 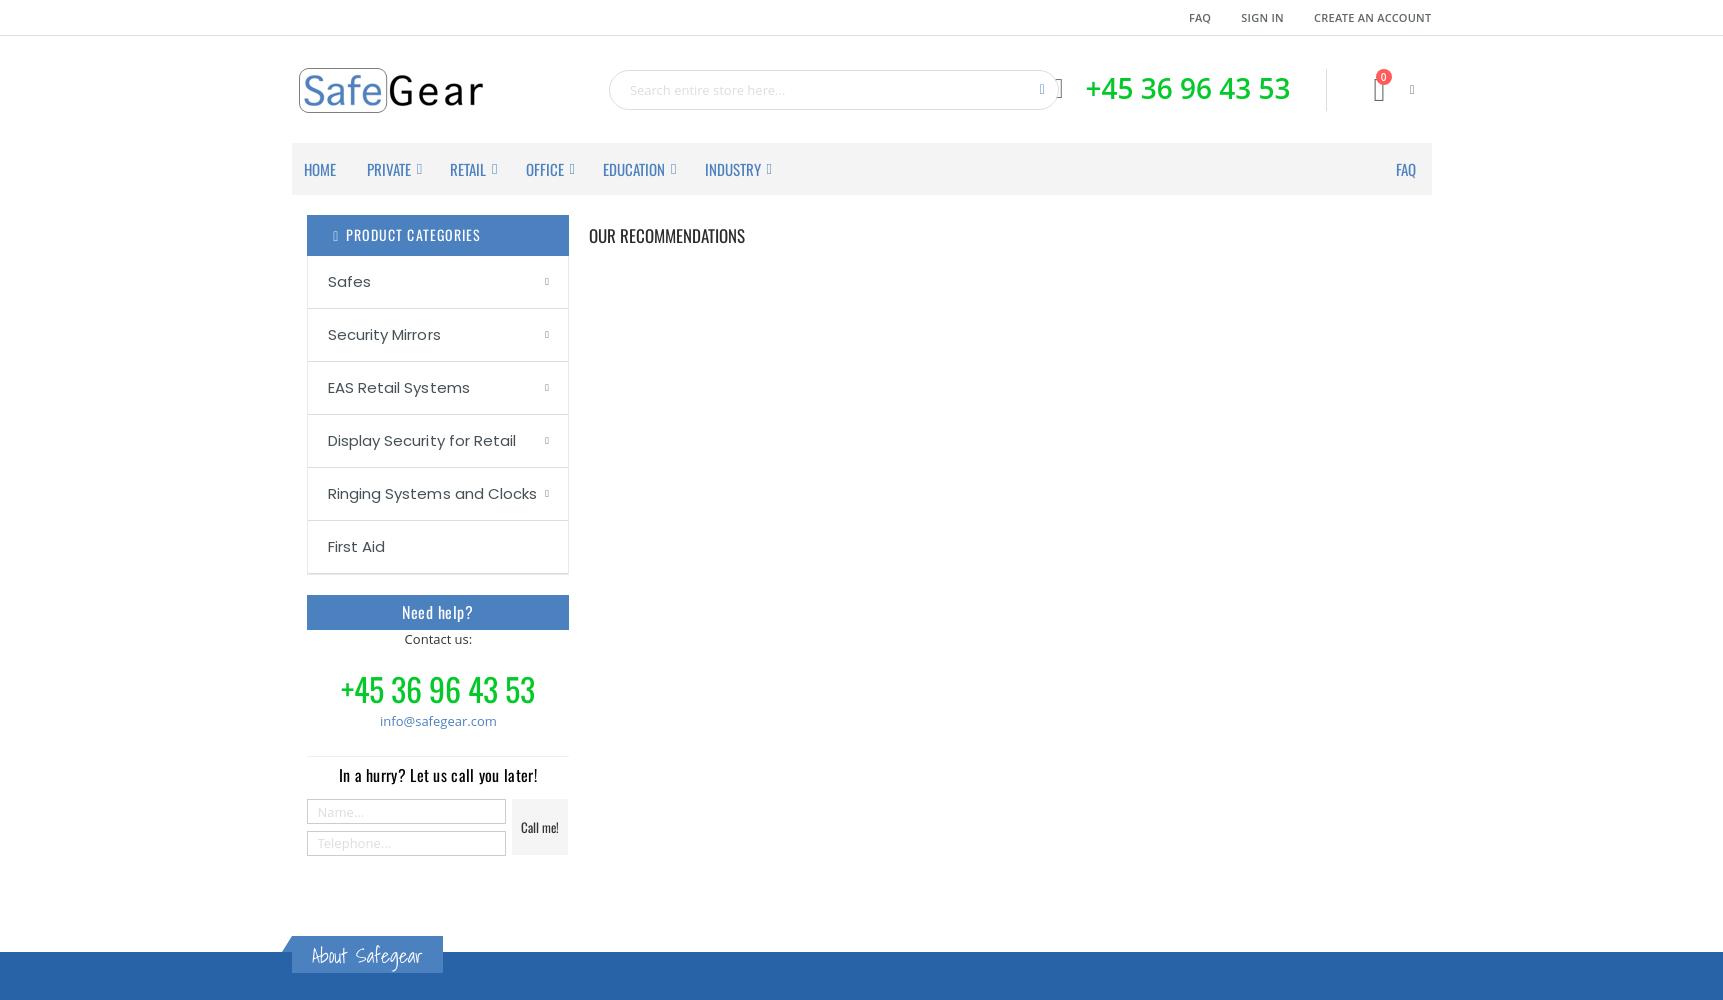 What do you see at coordinates (398, 386) in the screenshot?
I see `'EAS Retail Systems'` at bounding box center [398, 386].